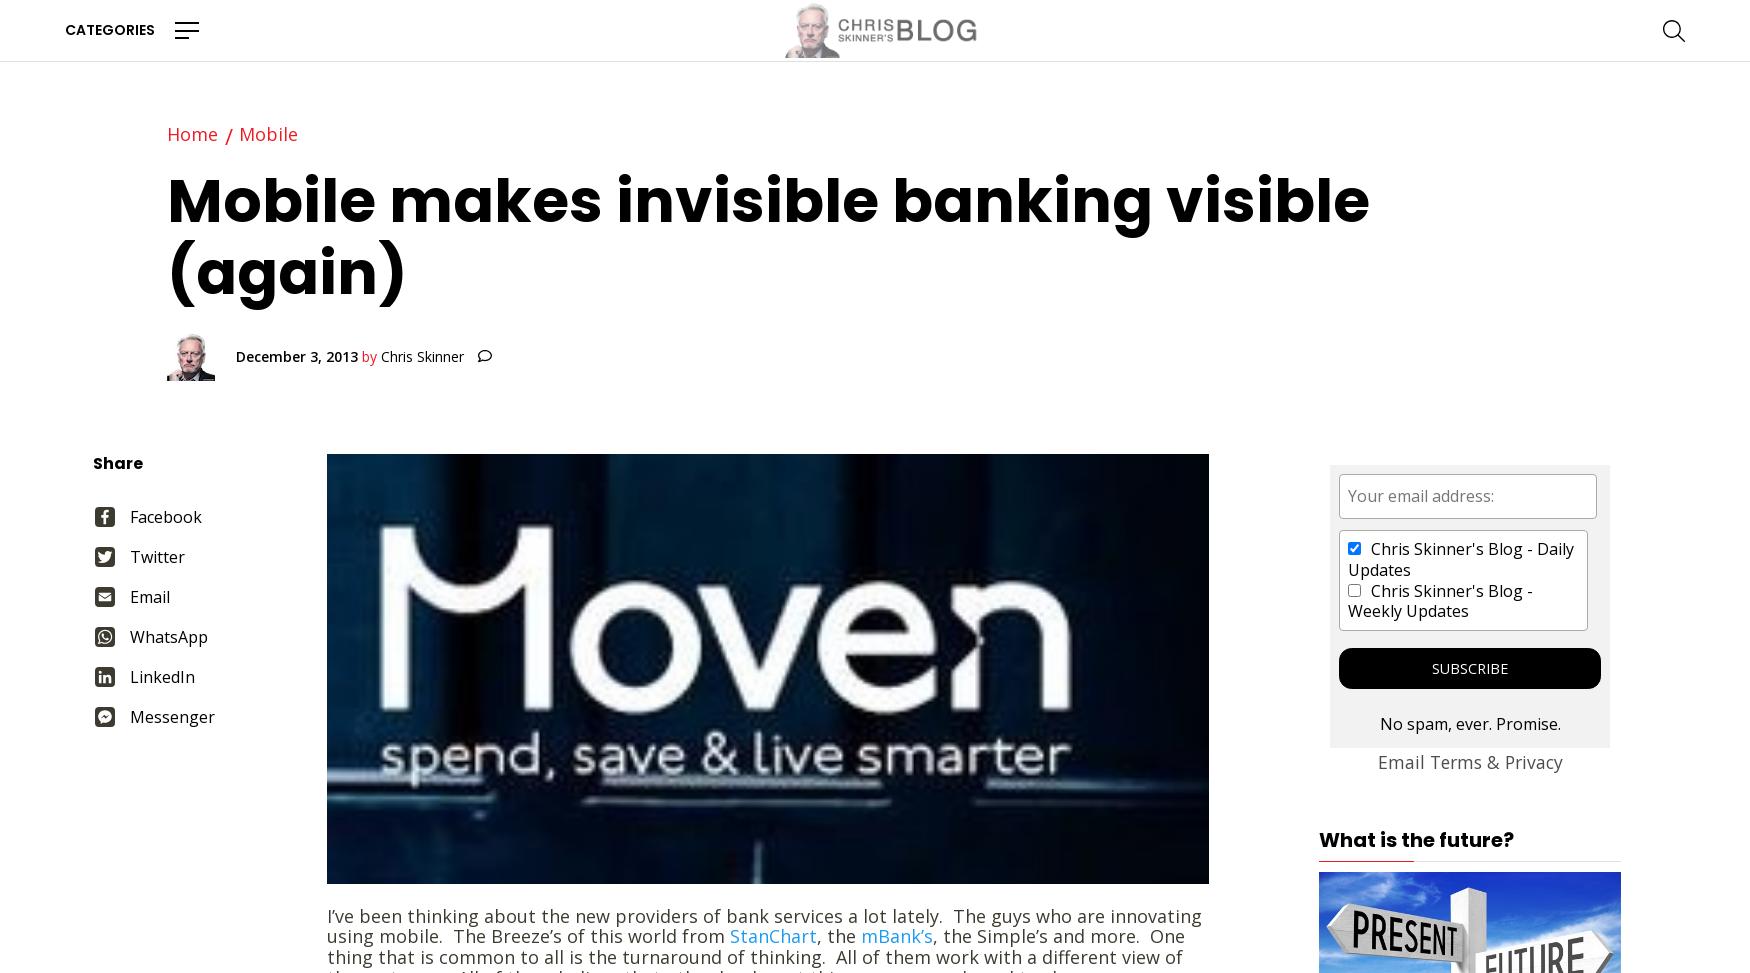 The height and width of the screenshot is (973, 1750). What do you see at coordinates (212, 345) in the screenshot?
I see `'Purpose'` at bounding box center [212, 345].